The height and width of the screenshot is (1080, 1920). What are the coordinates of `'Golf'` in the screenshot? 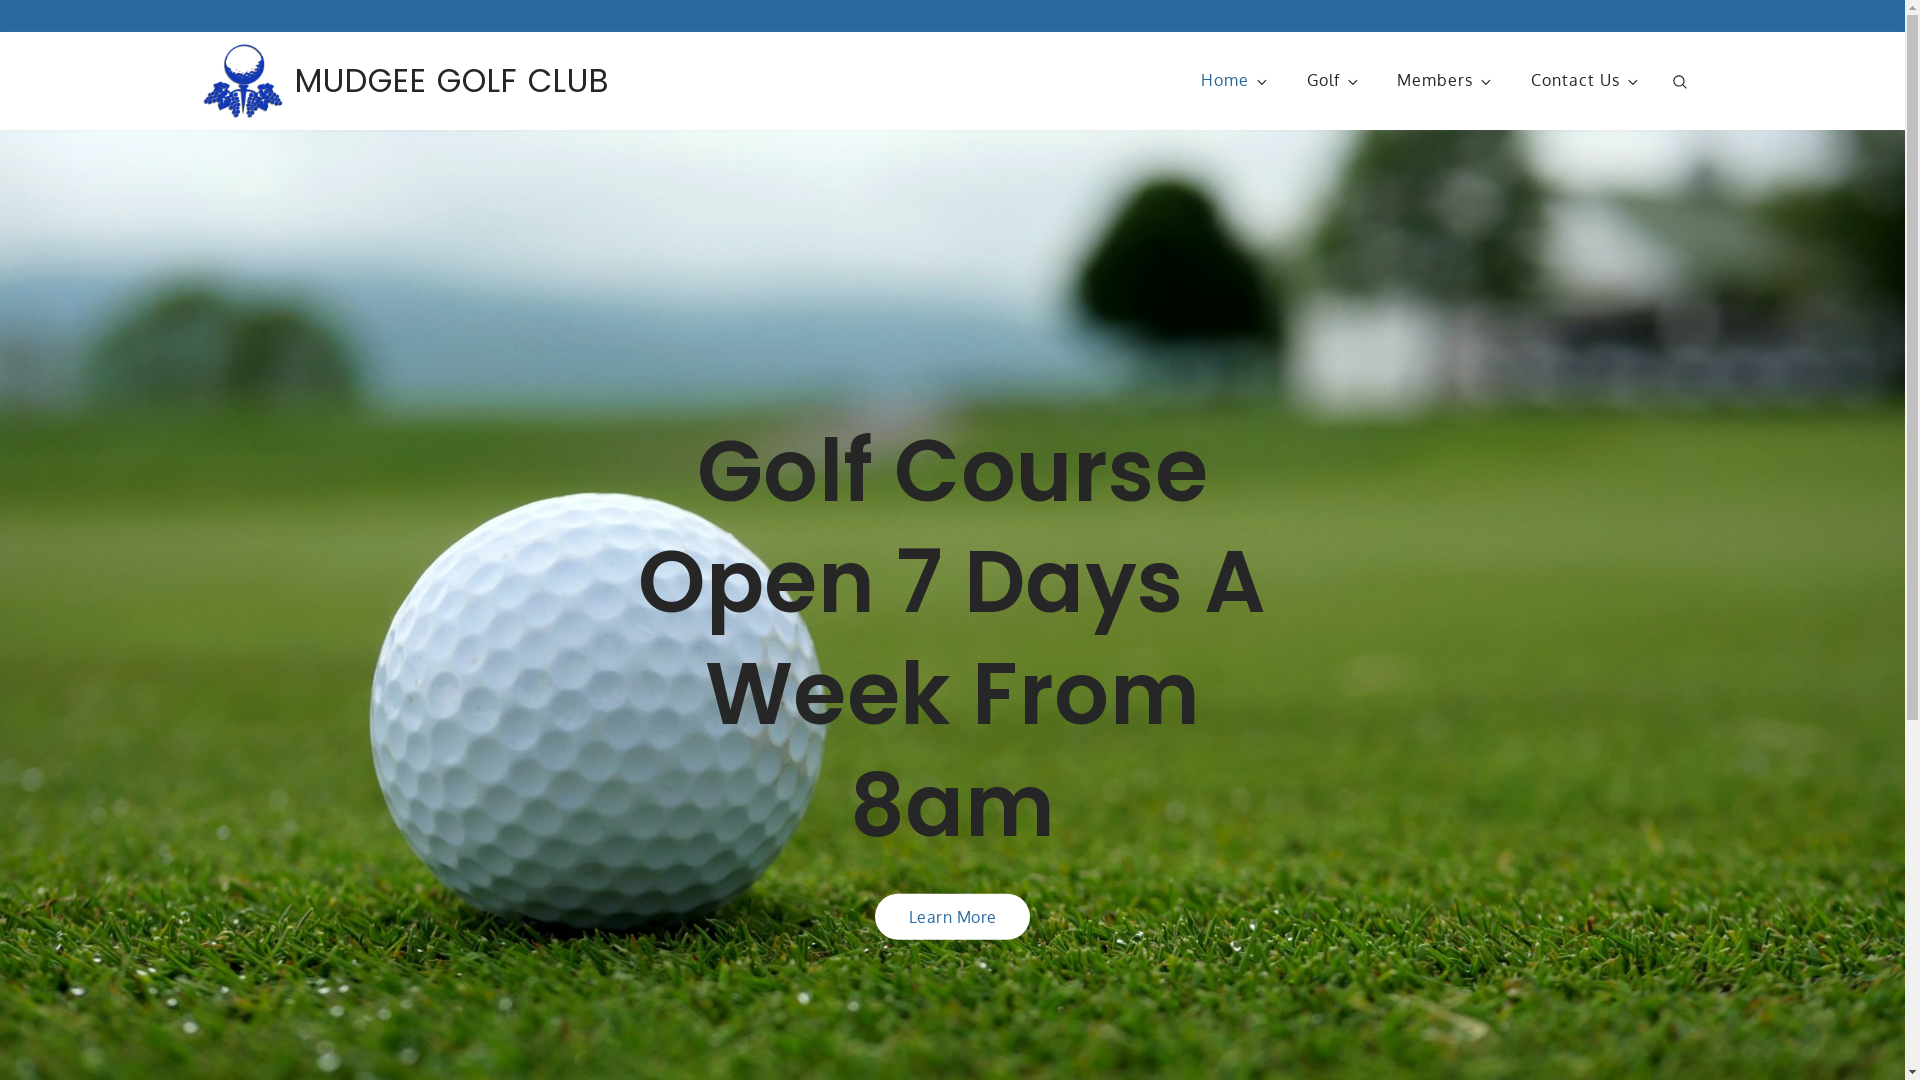 It's located at (1333, 79).